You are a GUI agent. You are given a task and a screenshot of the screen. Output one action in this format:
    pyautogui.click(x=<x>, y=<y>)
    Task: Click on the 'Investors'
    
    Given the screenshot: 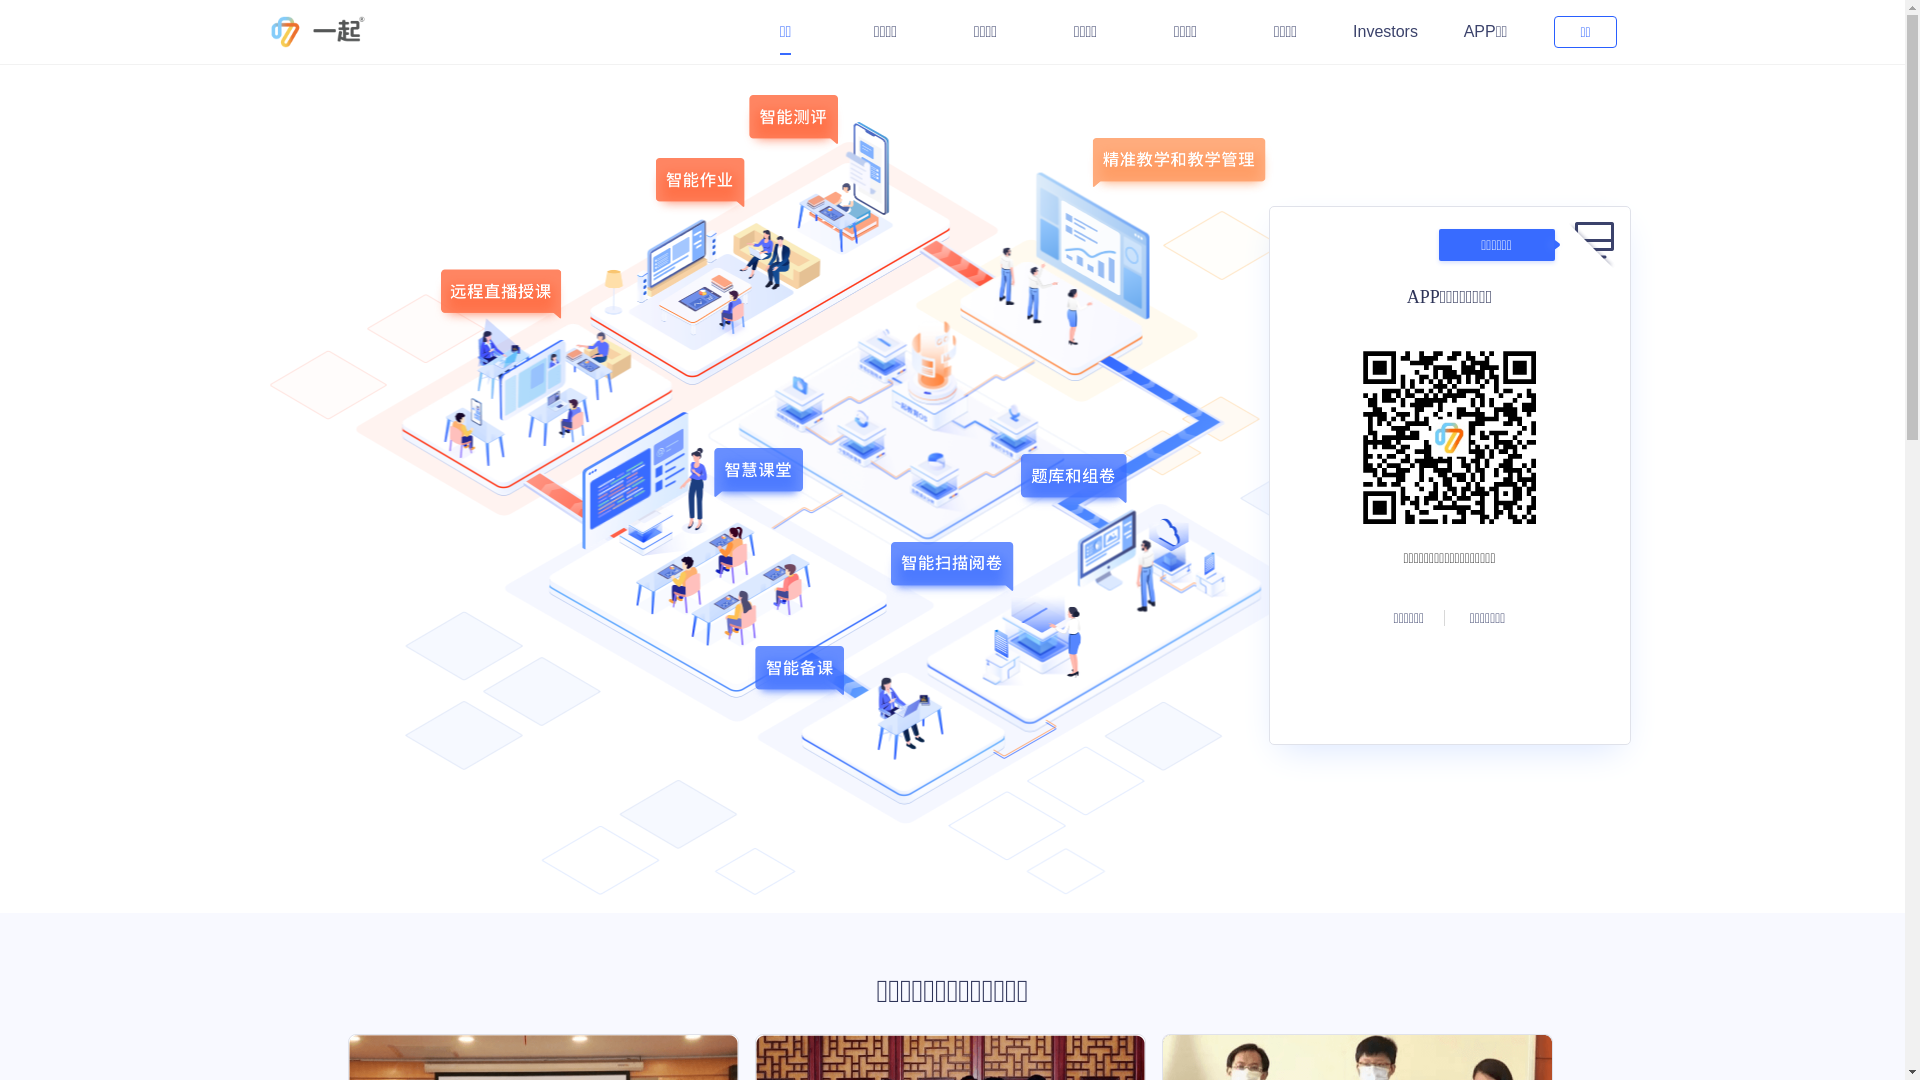 What is the action you would take?
    pyautogui.click(x=1385, y=31)
    